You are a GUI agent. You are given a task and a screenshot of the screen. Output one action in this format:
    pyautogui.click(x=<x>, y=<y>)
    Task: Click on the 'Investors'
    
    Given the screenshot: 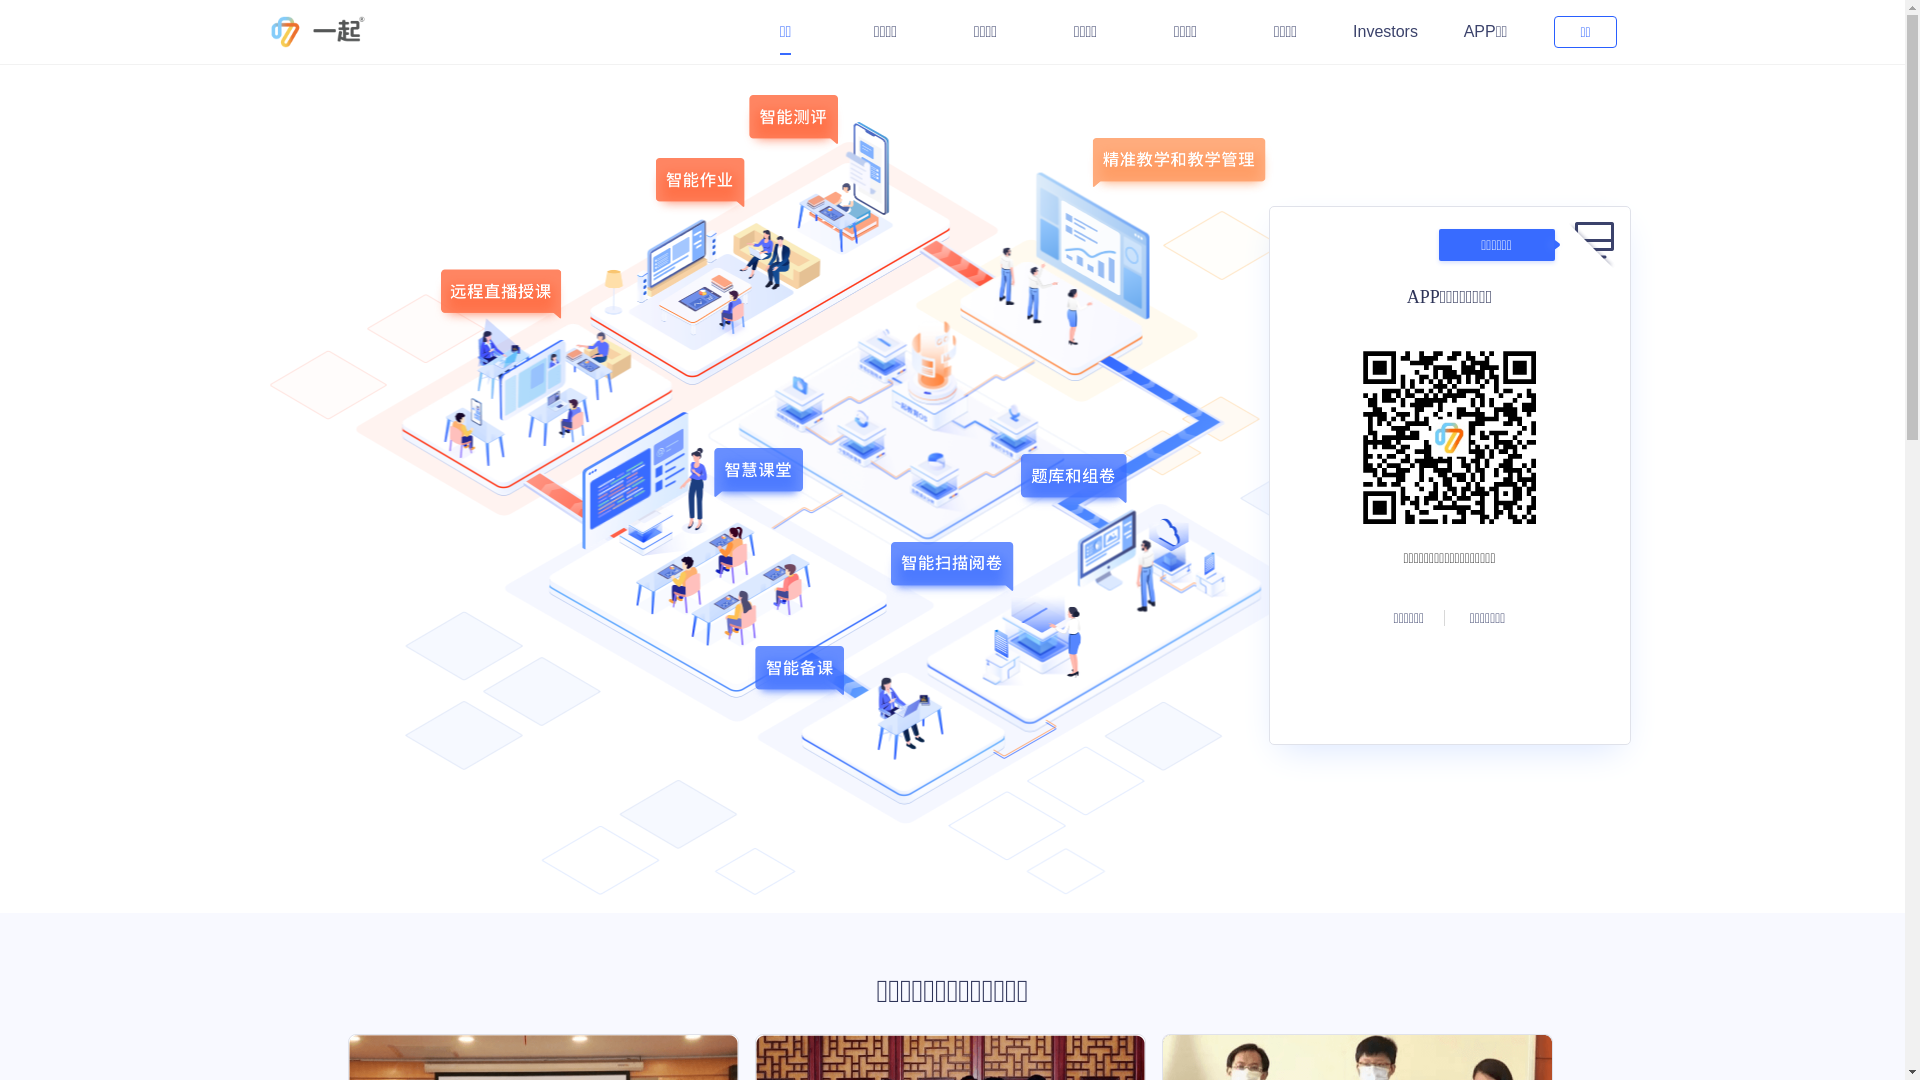 What is the action you would take?
    pyautogui.click(x=1385, y=31)
    